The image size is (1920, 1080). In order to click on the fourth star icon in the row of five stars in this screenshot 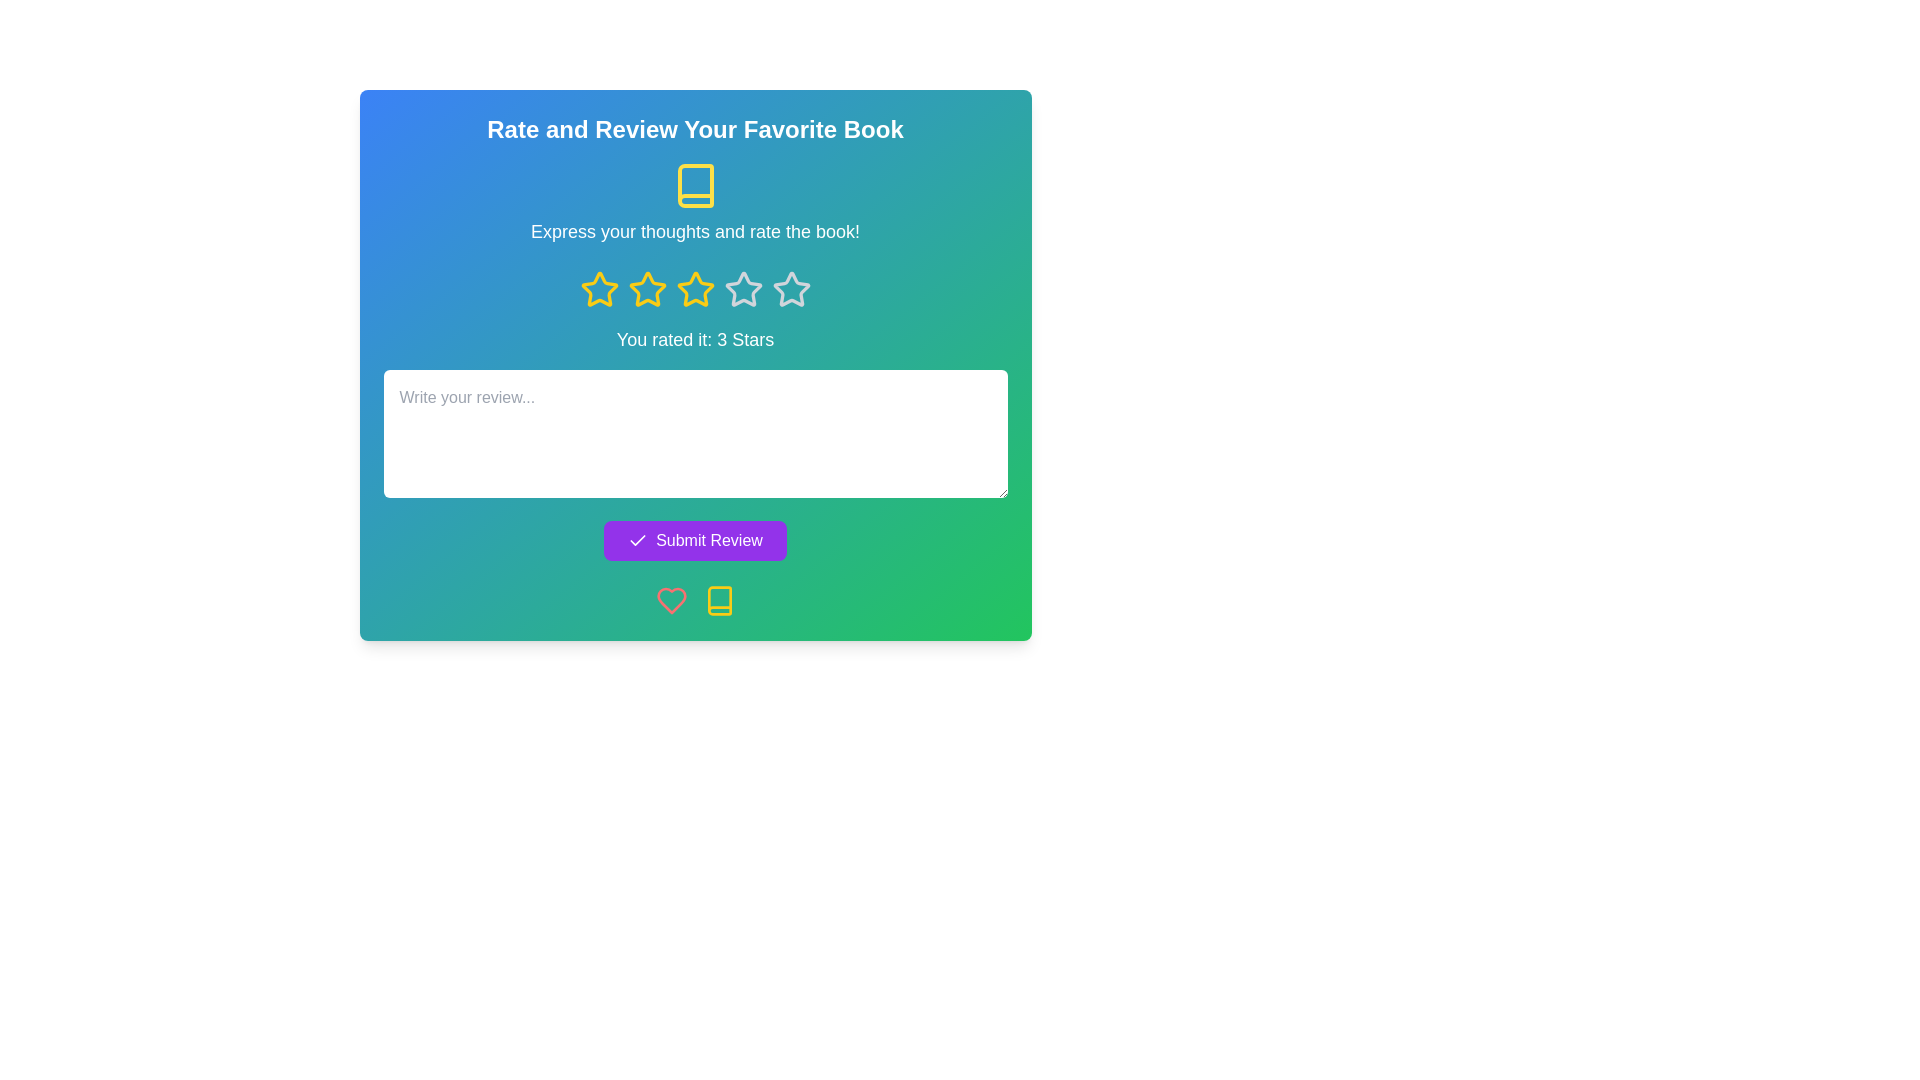, I will do `click(790, 289)`.